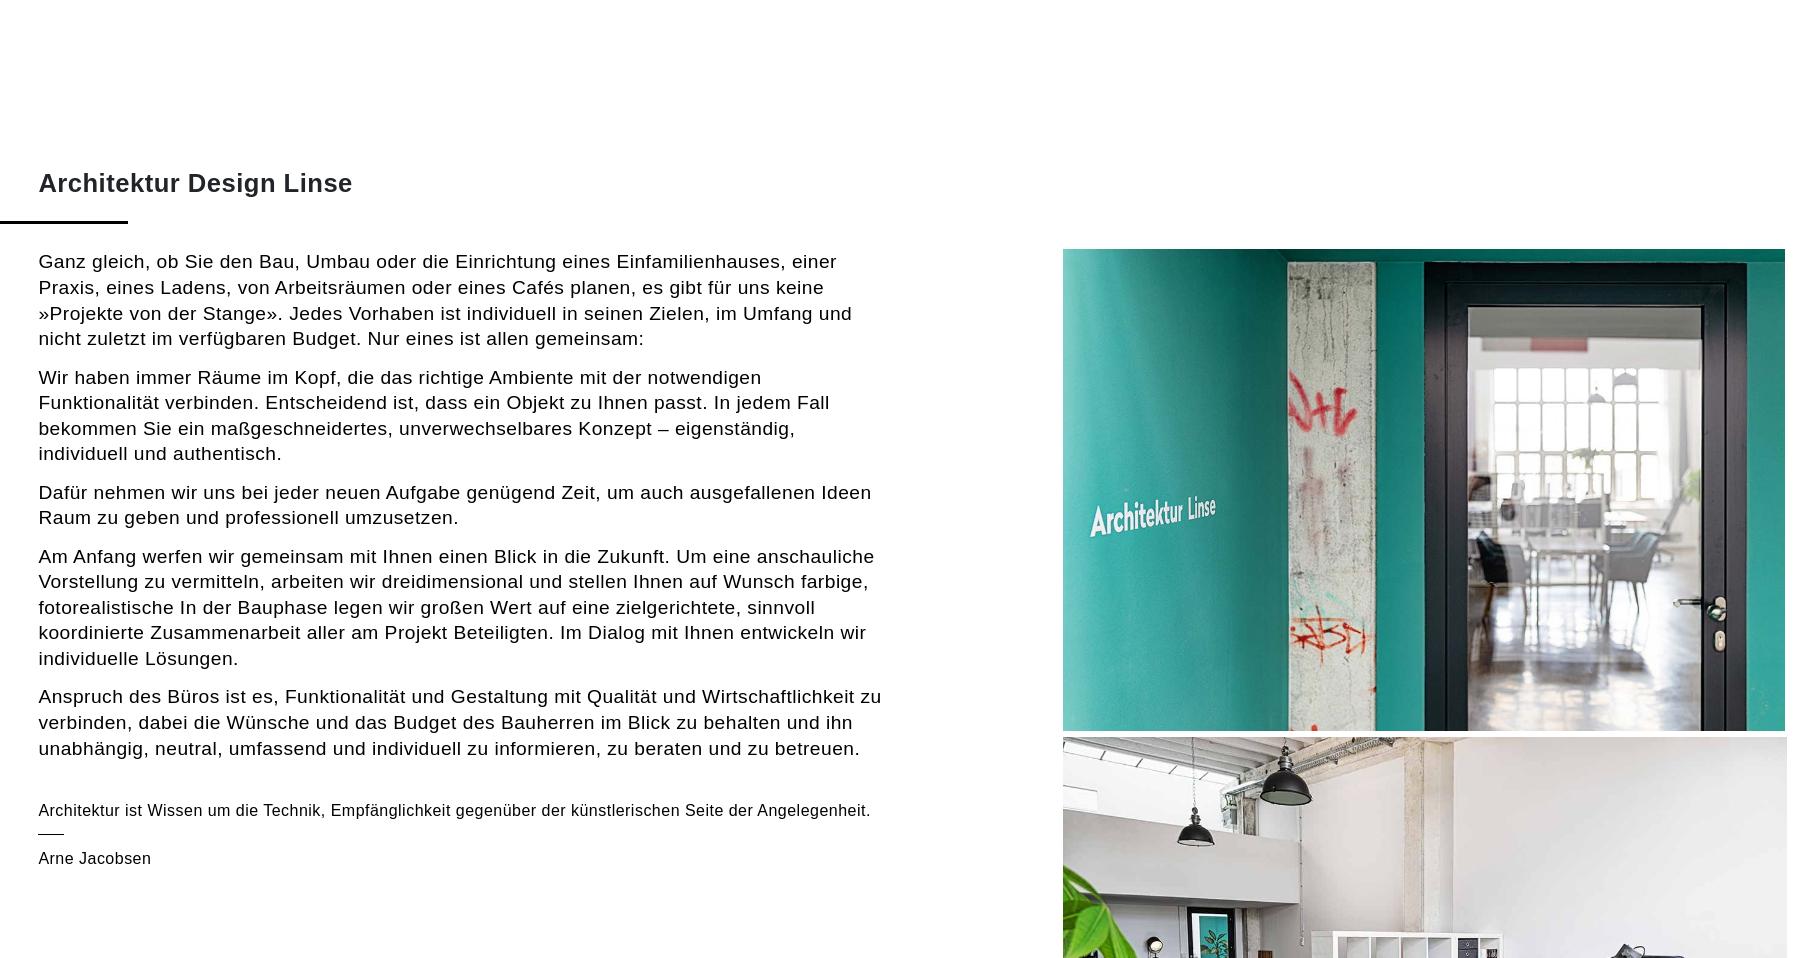  Describe the element at coordinates (951, 592) in the screenshot. I see `'2012 – 2015'` at that location.